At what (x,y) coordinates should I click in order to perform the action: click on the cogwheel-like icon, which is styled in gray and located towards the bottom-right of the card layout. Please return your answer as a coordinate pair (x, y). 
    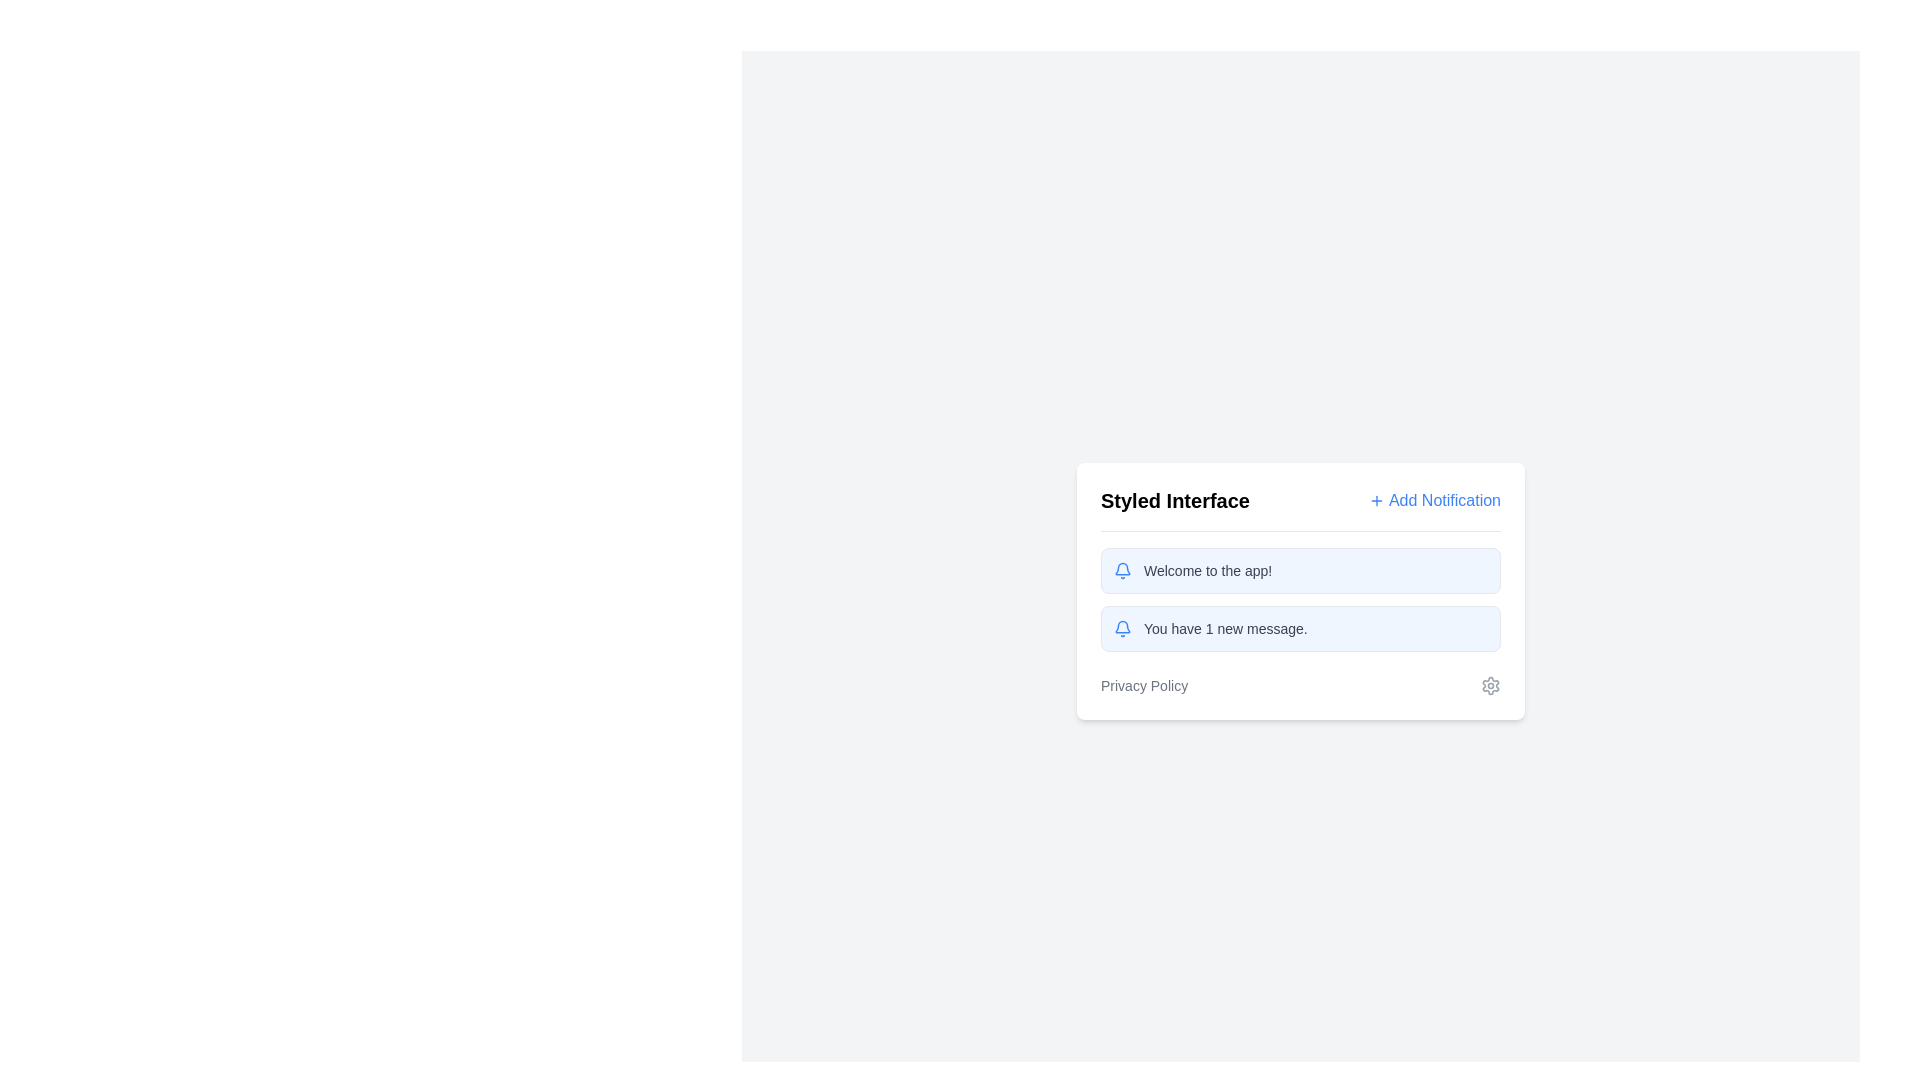
    Looking at the image, I should click on (1491, 684).